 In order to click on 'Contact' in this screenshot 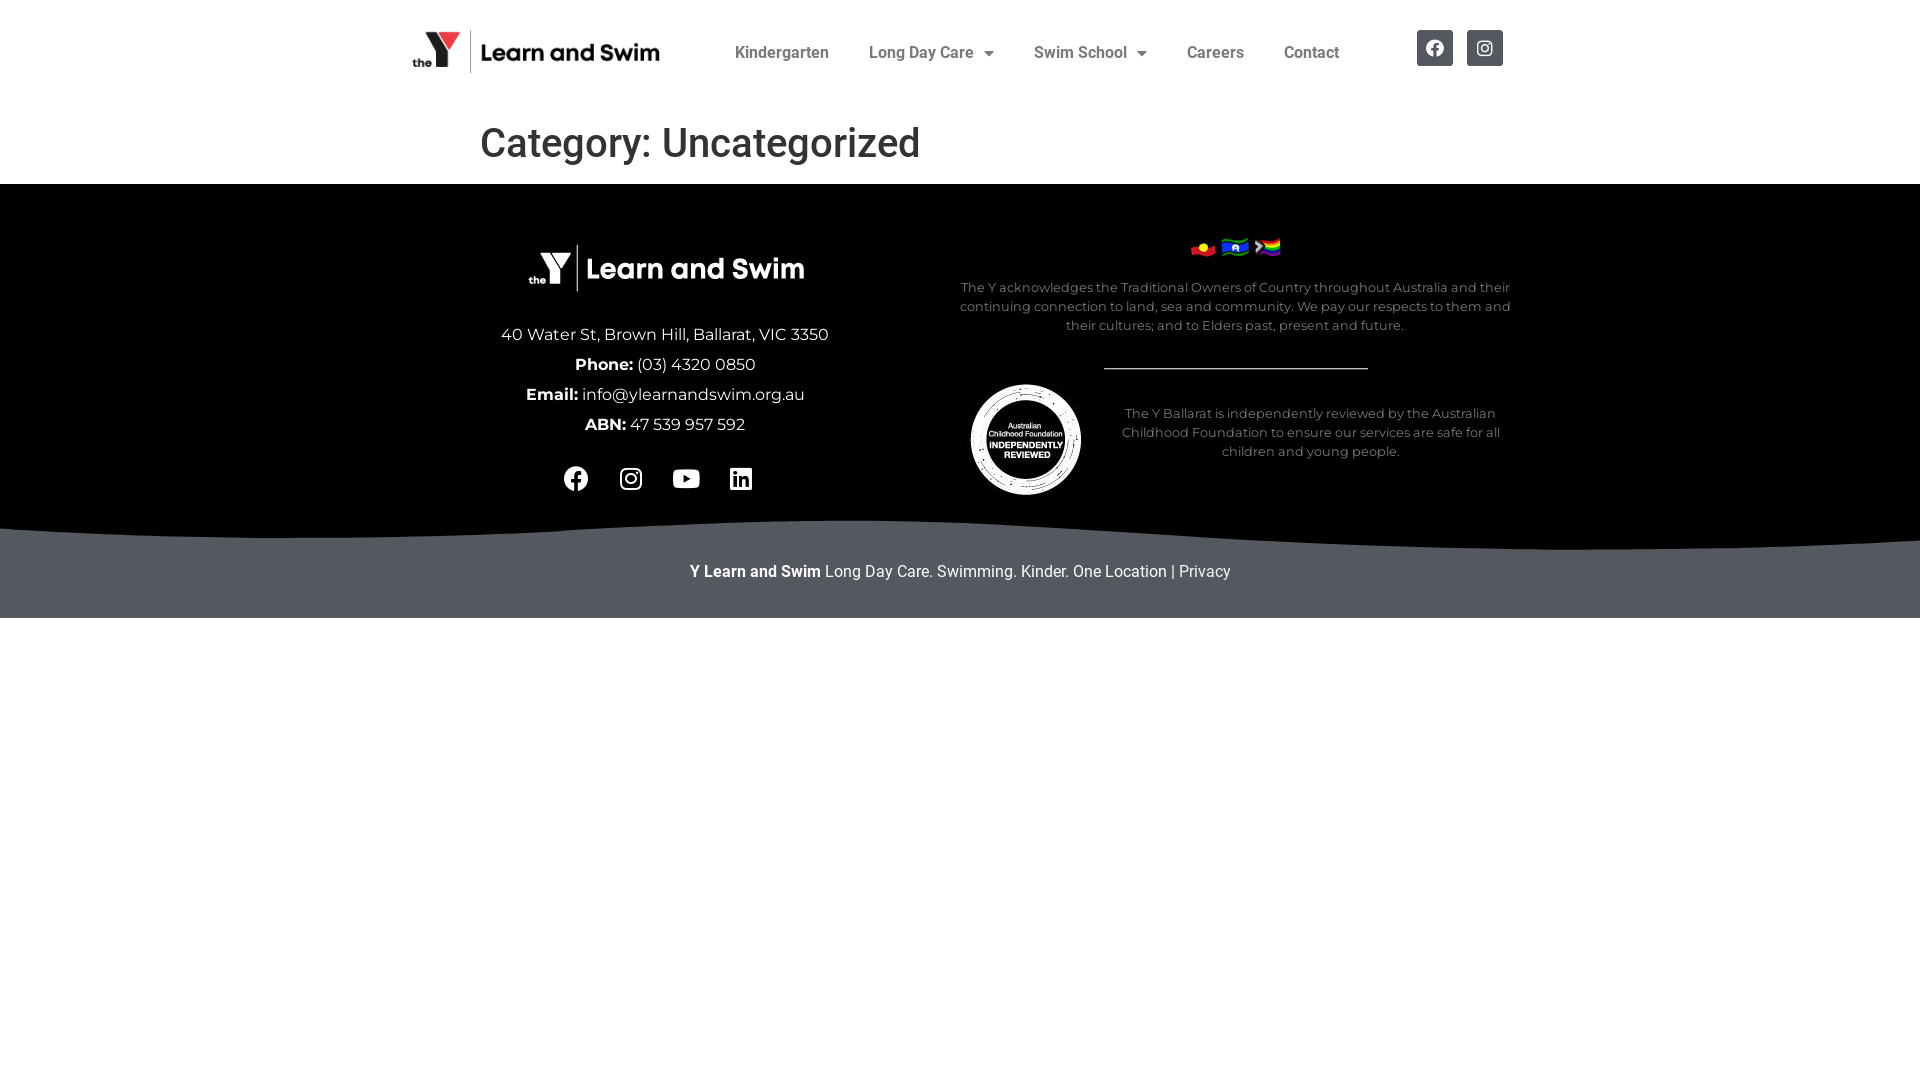, I will do `click(1262, 52)`.